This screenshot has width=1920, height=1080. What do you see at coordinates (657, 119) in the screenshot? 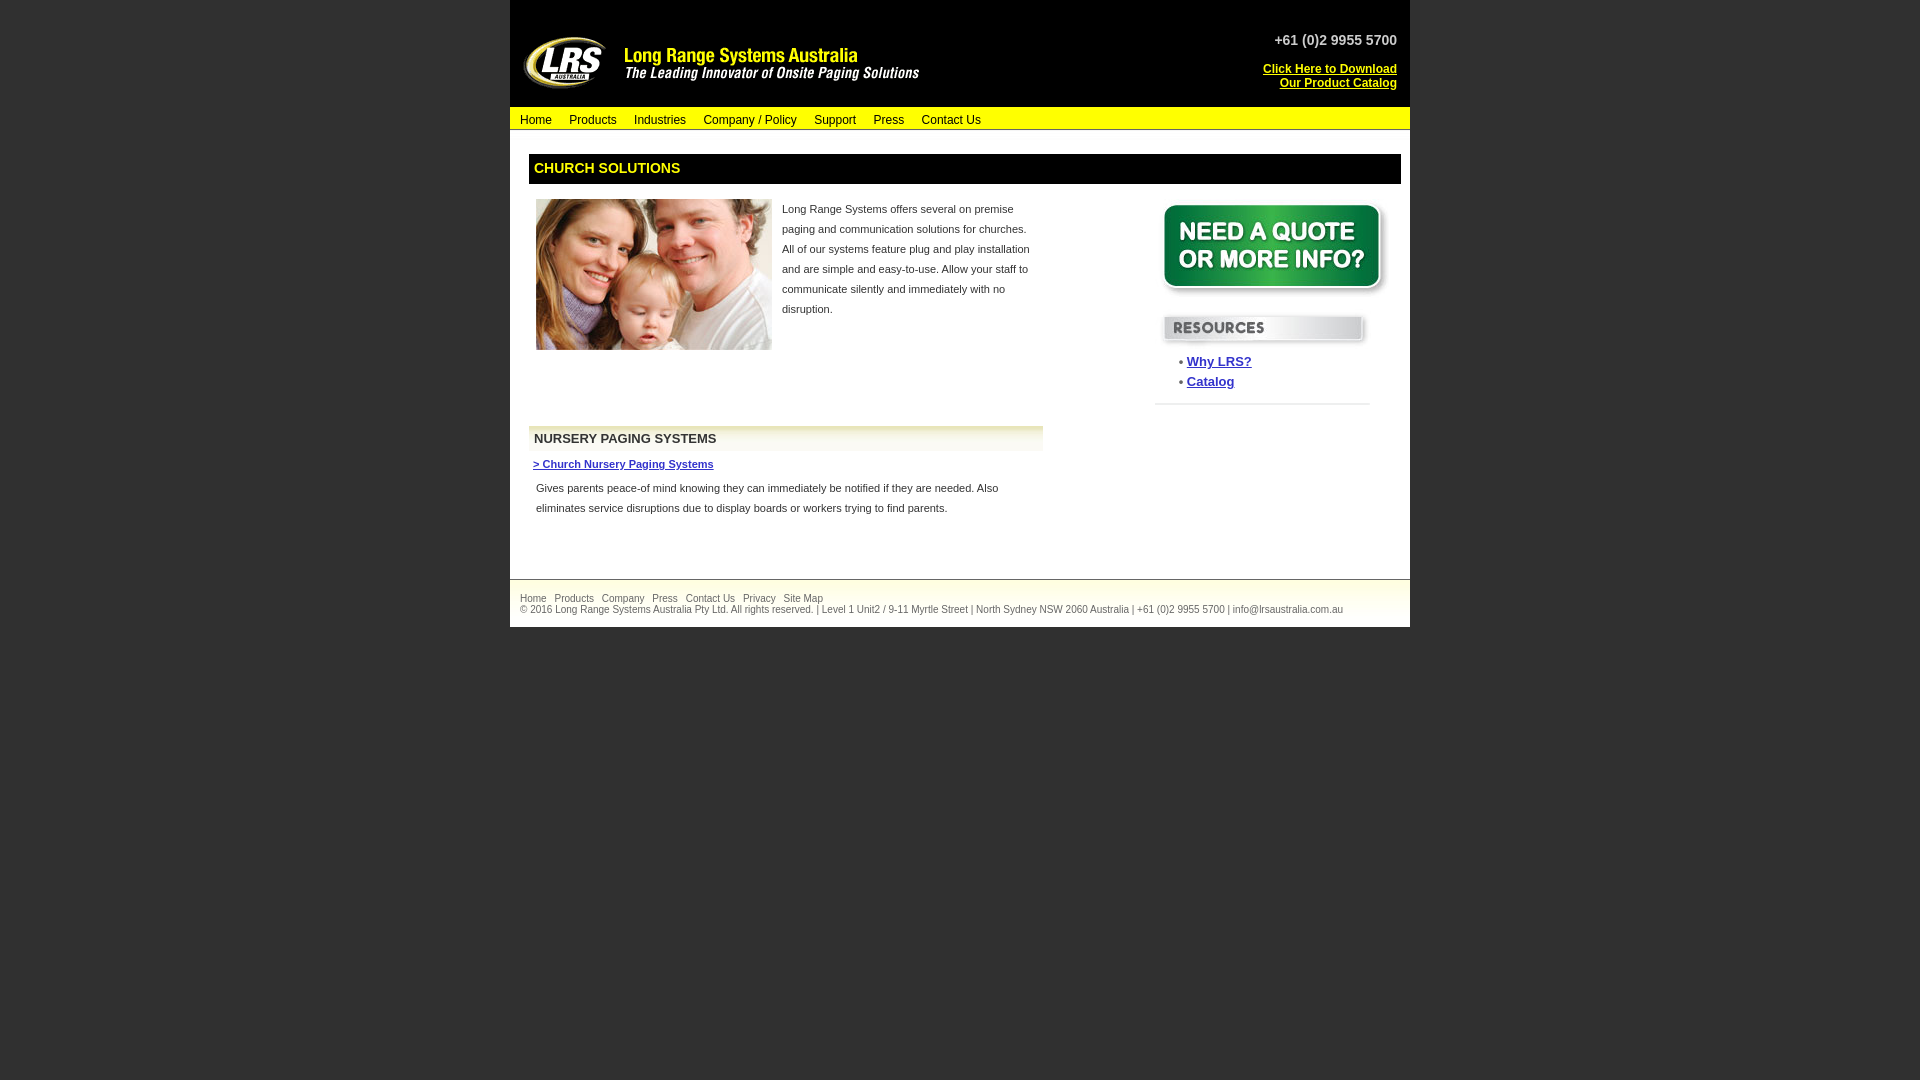
I see `'Industries'` at bounding box center [657, 119].